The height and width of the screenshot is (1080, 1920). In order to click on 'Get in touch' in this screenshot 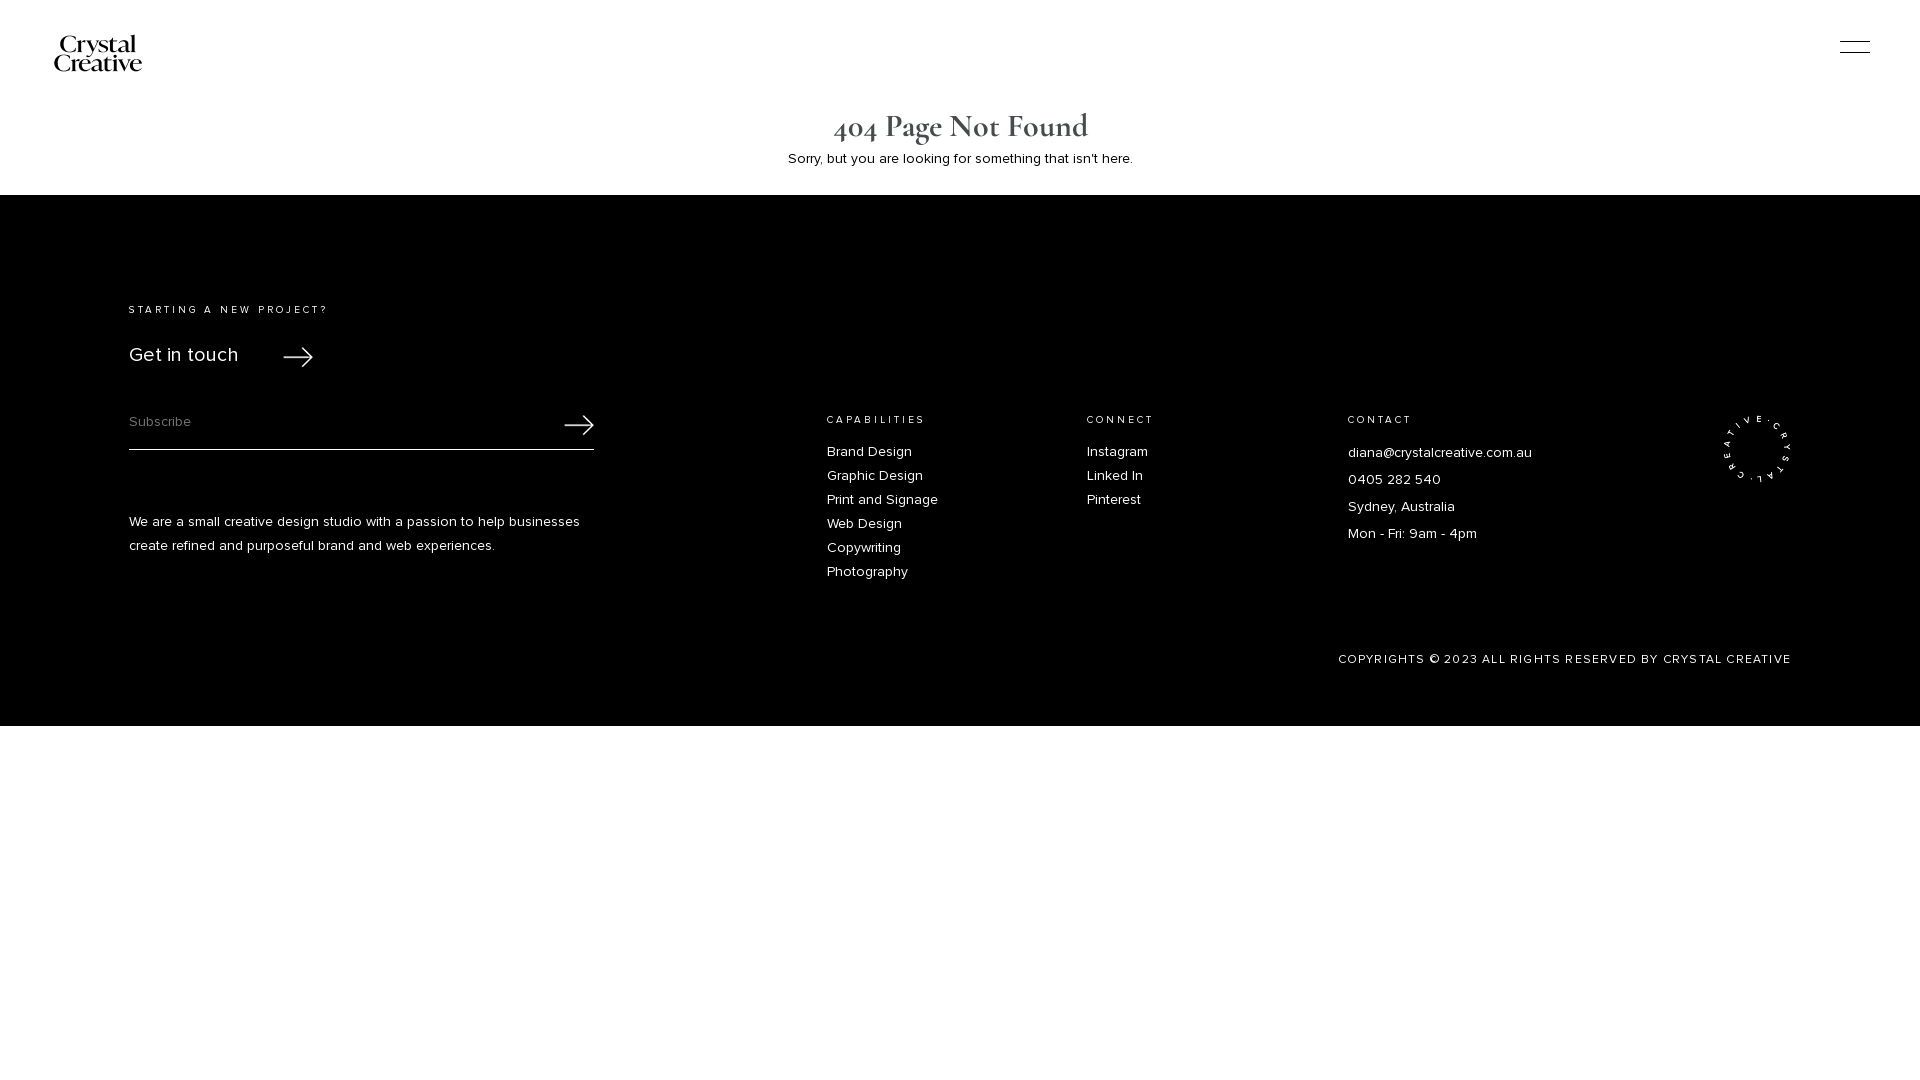, I will do `click(213, 353)`.